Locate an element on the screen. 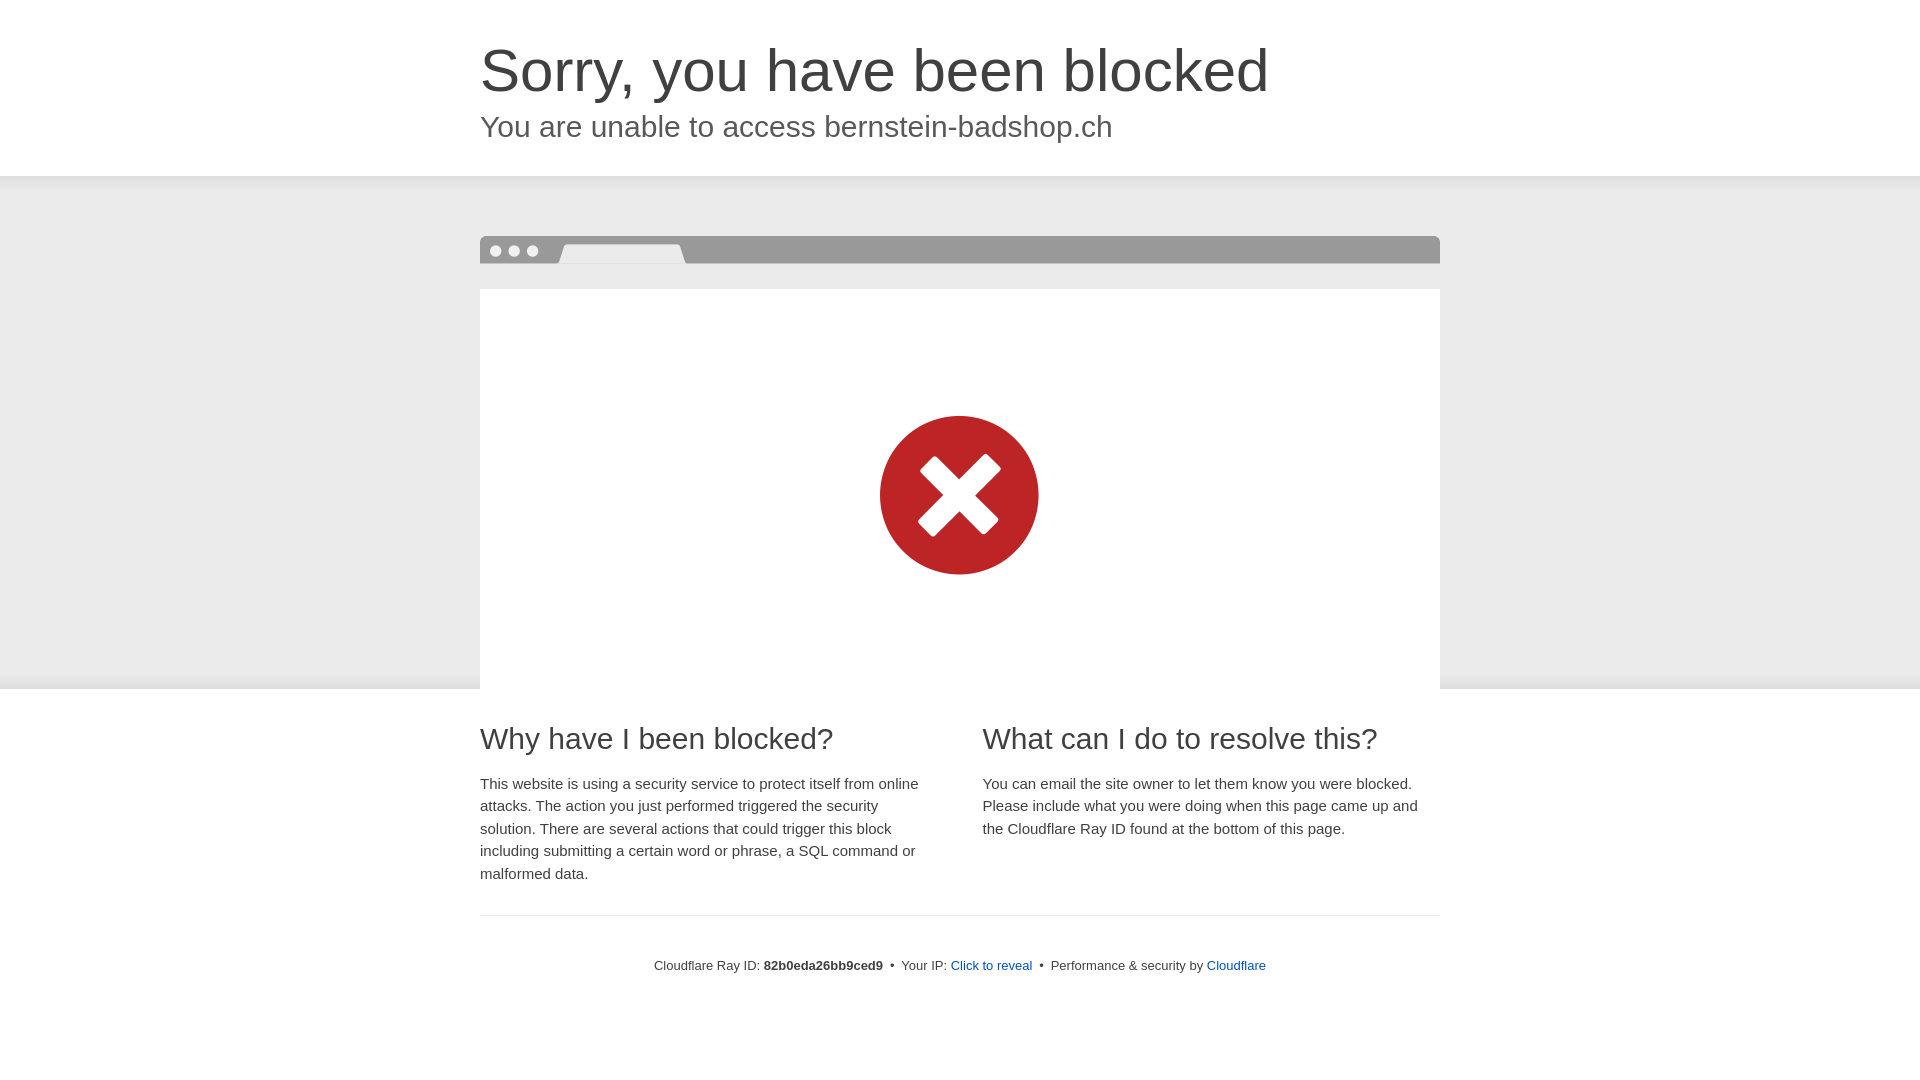  'Click to reveal' is located at coordinates (992, 964).